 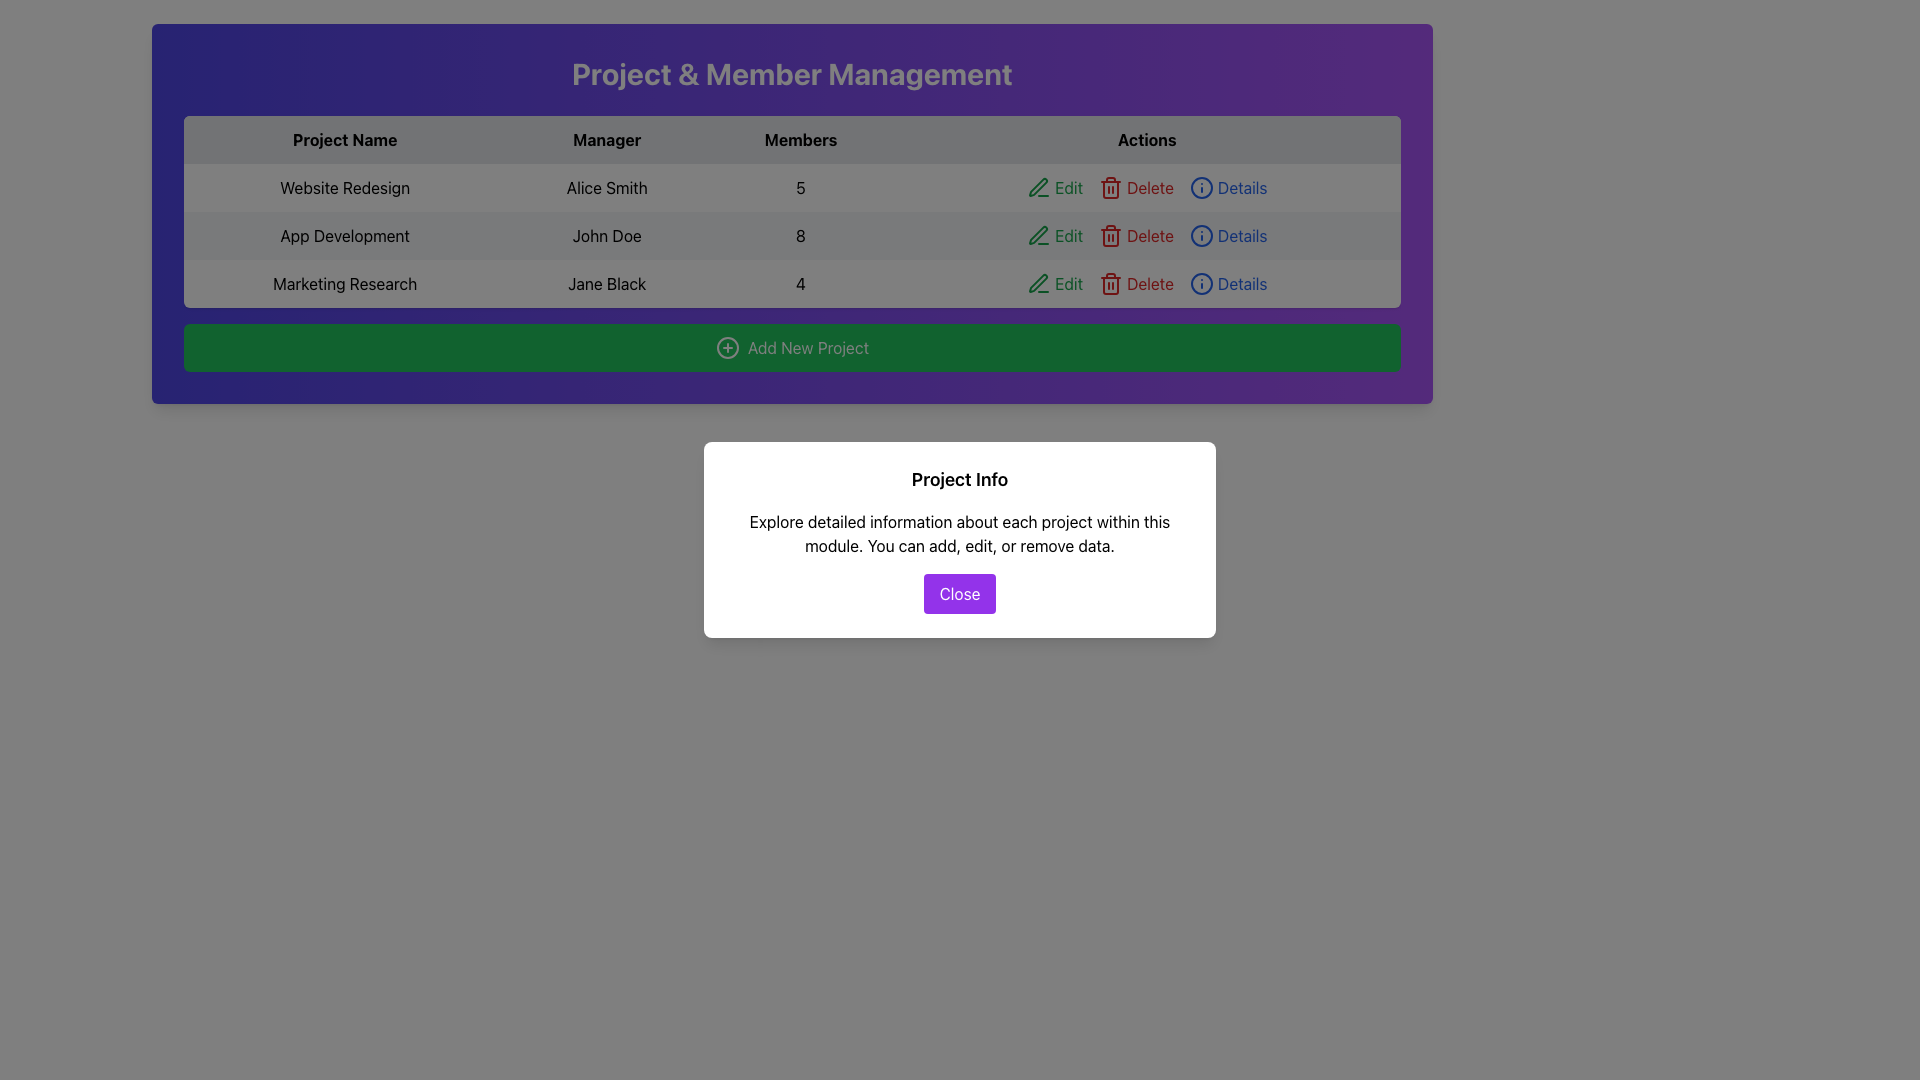 What do you see at coordinates (960, 593) in the screenshot?
I see `the close button located at the bottom of the pop-up dialog` at bounding box center [960, 593].